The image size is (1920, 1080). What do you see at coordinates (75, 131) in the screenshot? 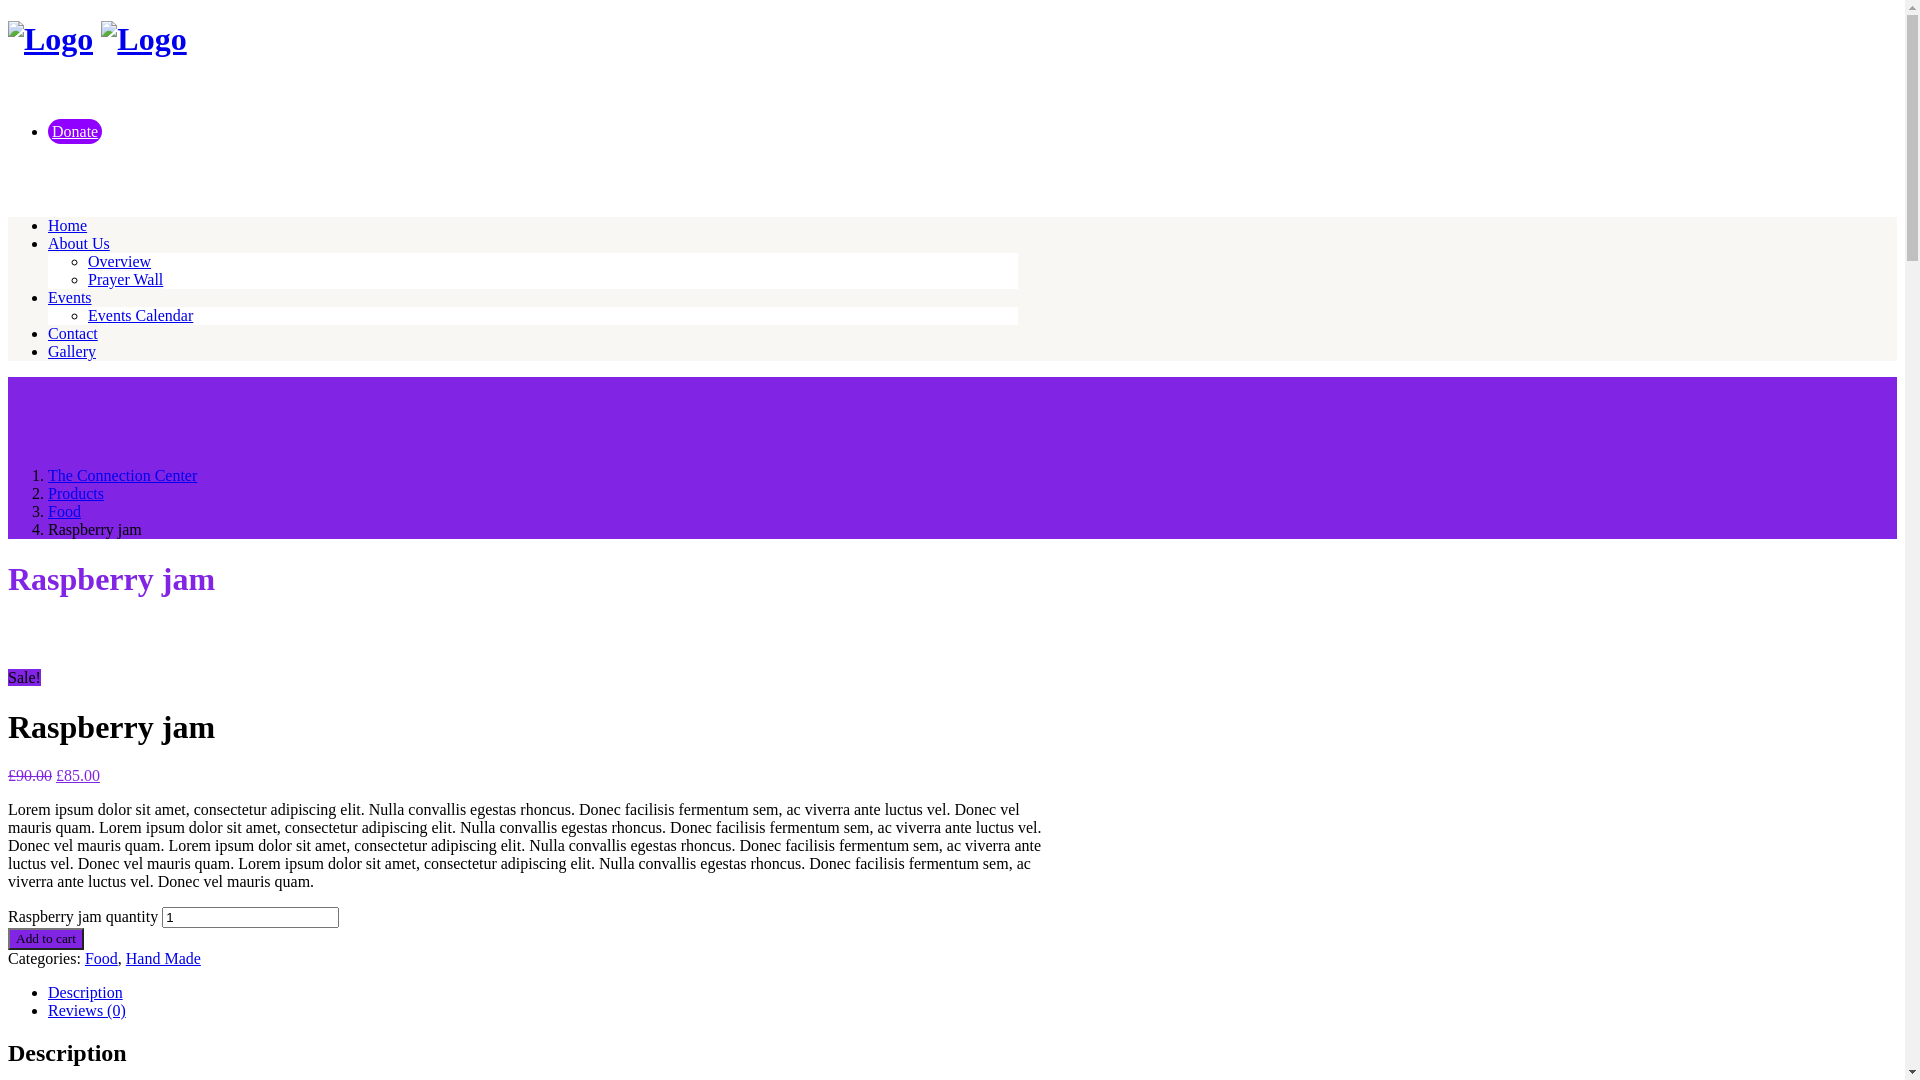
I see `'Donate'` at bounding box center [75, 131].